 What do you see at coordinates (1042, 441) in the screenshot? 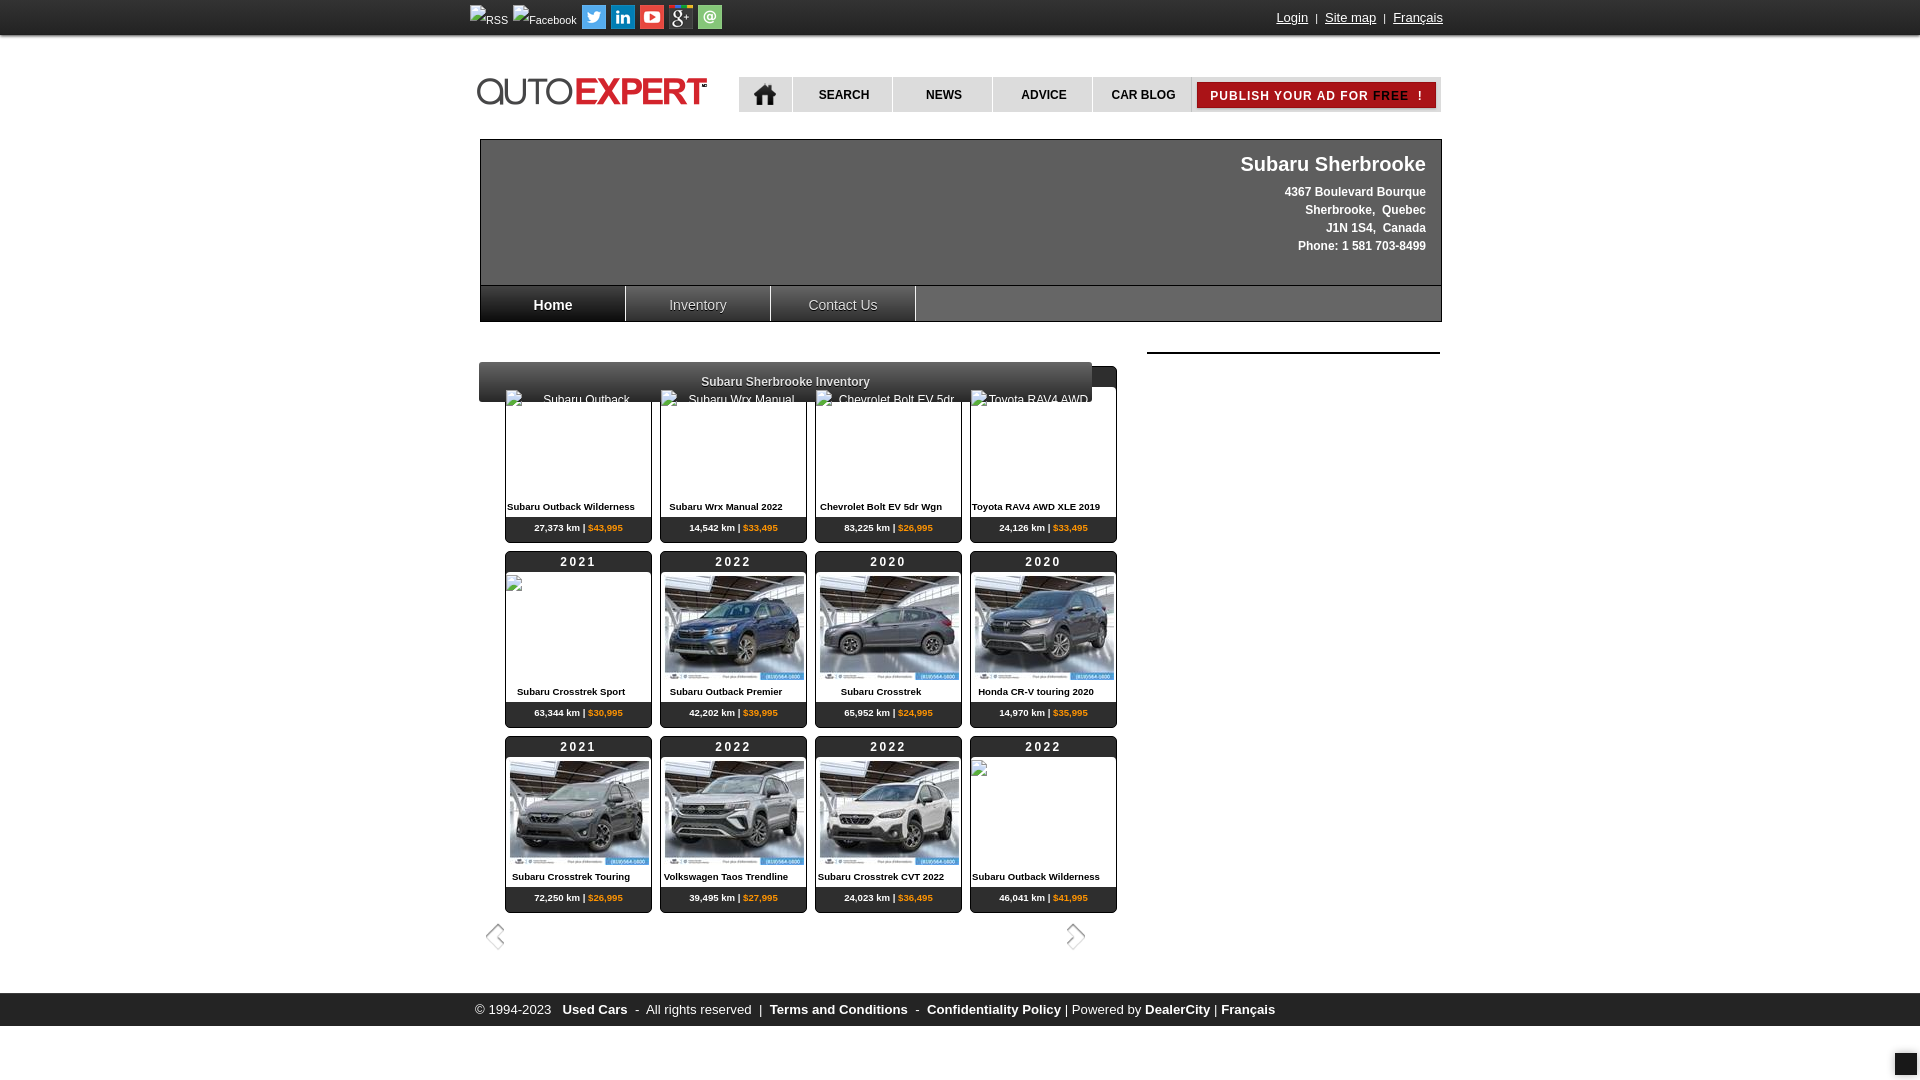
I see `'2019` at bounding box center [1042, 441].